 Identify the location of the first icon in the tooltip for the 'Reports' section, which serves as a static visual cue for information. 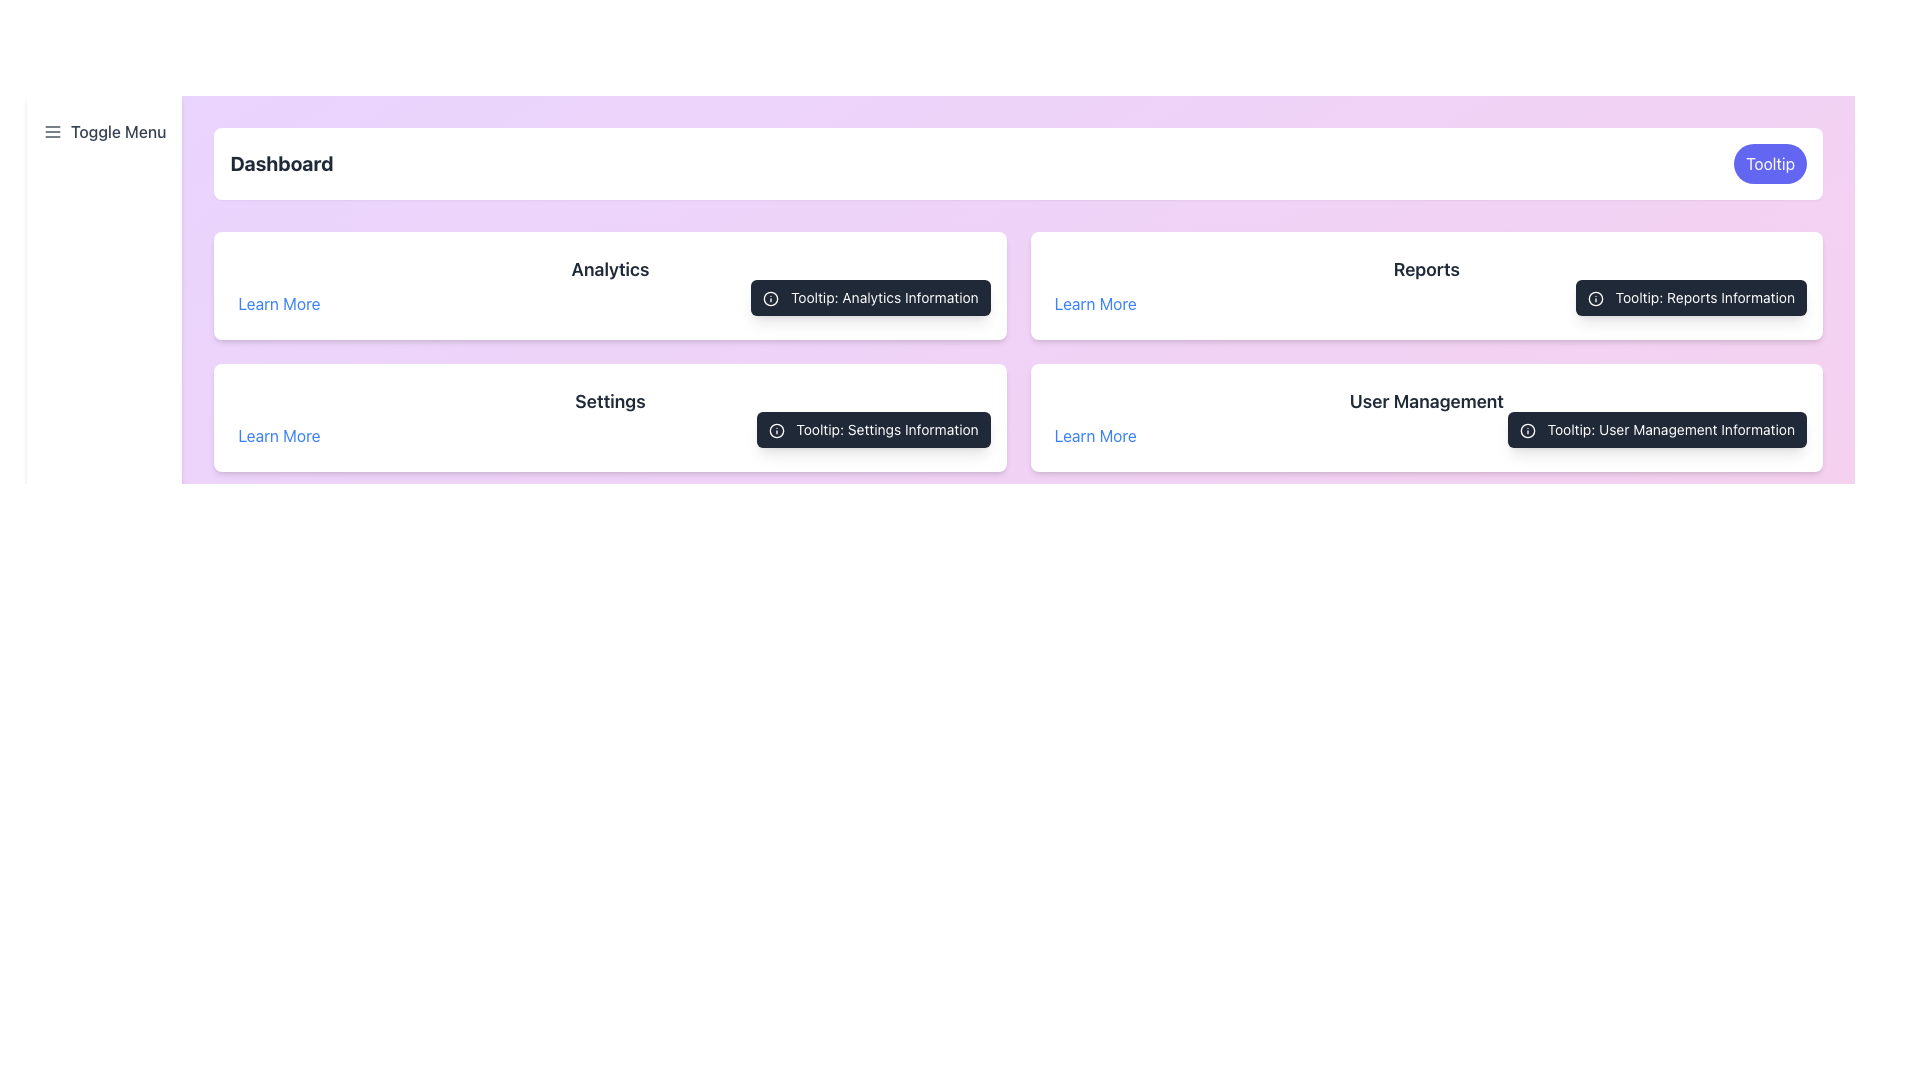
(1594, 299).